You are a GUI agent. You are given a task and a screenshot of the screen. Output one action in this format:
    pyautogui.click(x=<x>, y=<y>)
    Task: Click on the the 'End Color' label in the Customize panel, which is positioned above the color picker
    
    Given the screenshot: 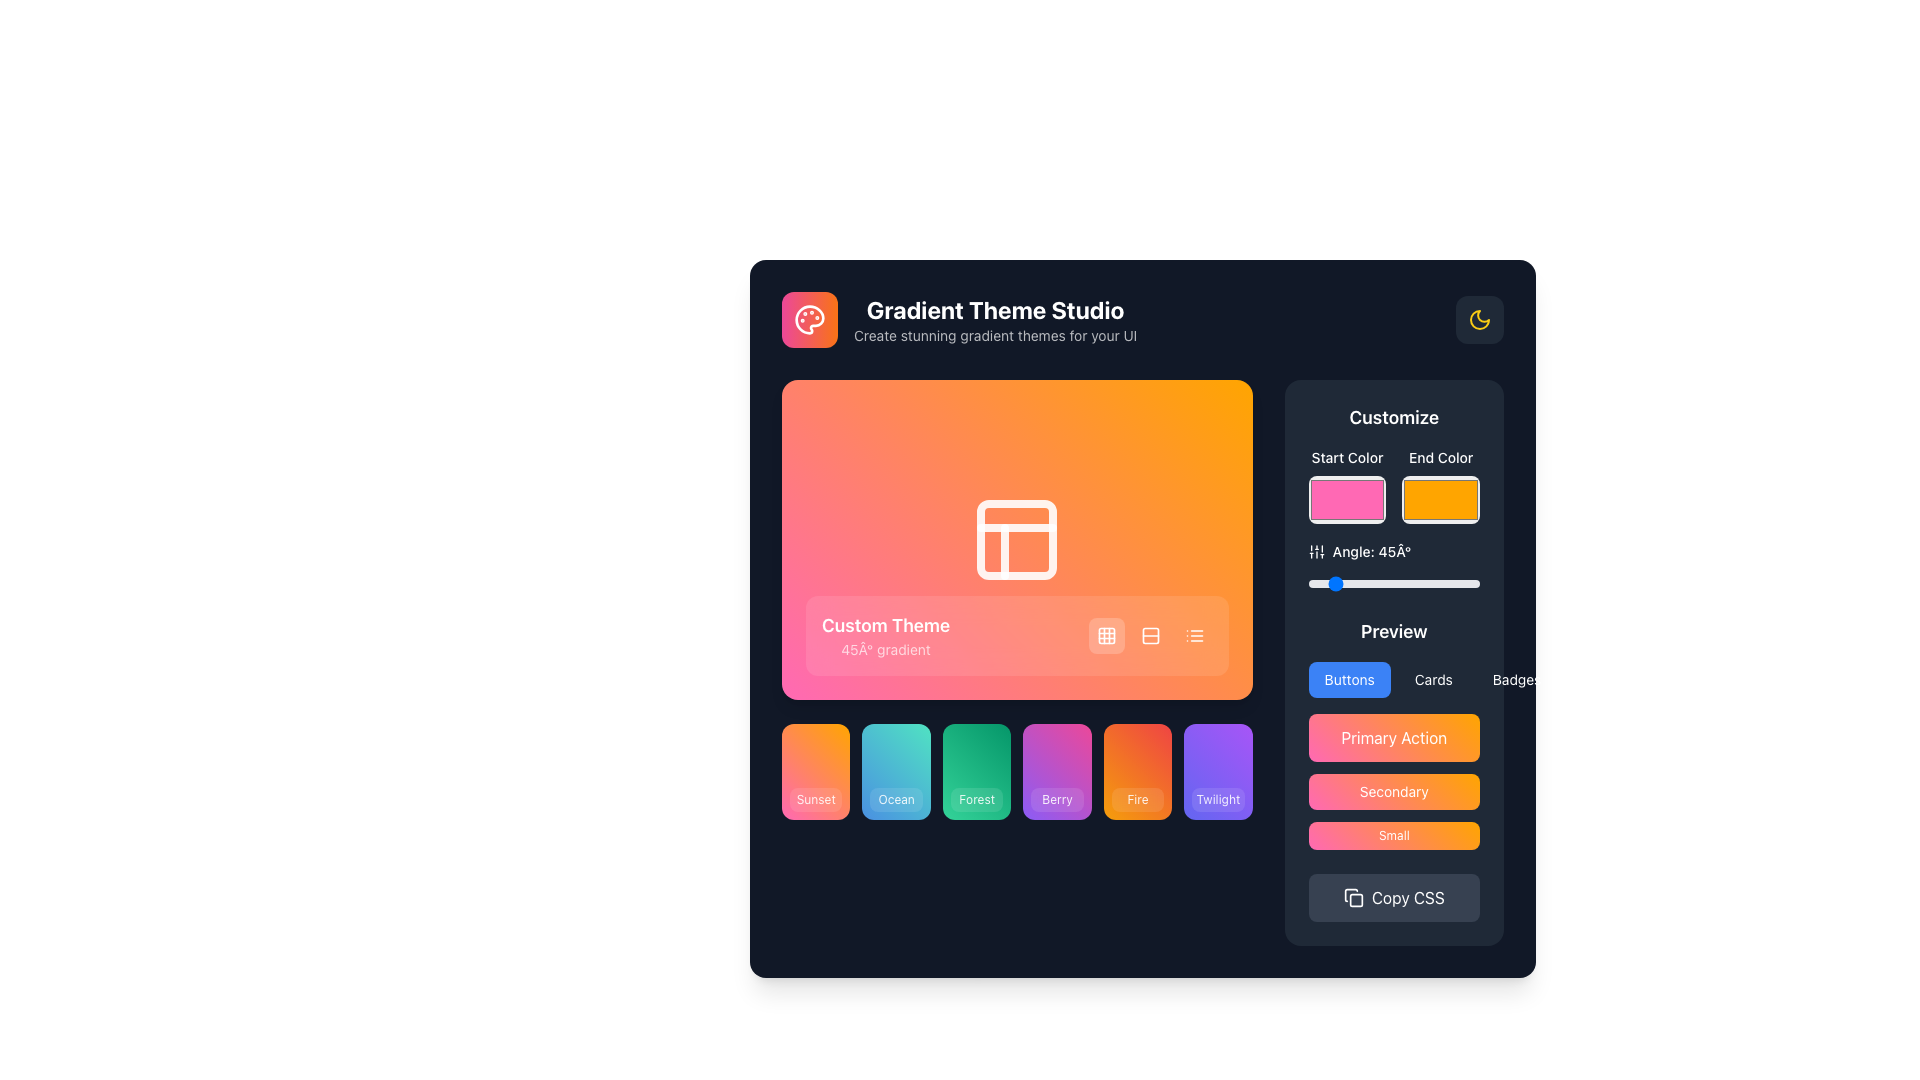 What is the action you would take?
    pyautogui.click(x=1441, y=458)
    